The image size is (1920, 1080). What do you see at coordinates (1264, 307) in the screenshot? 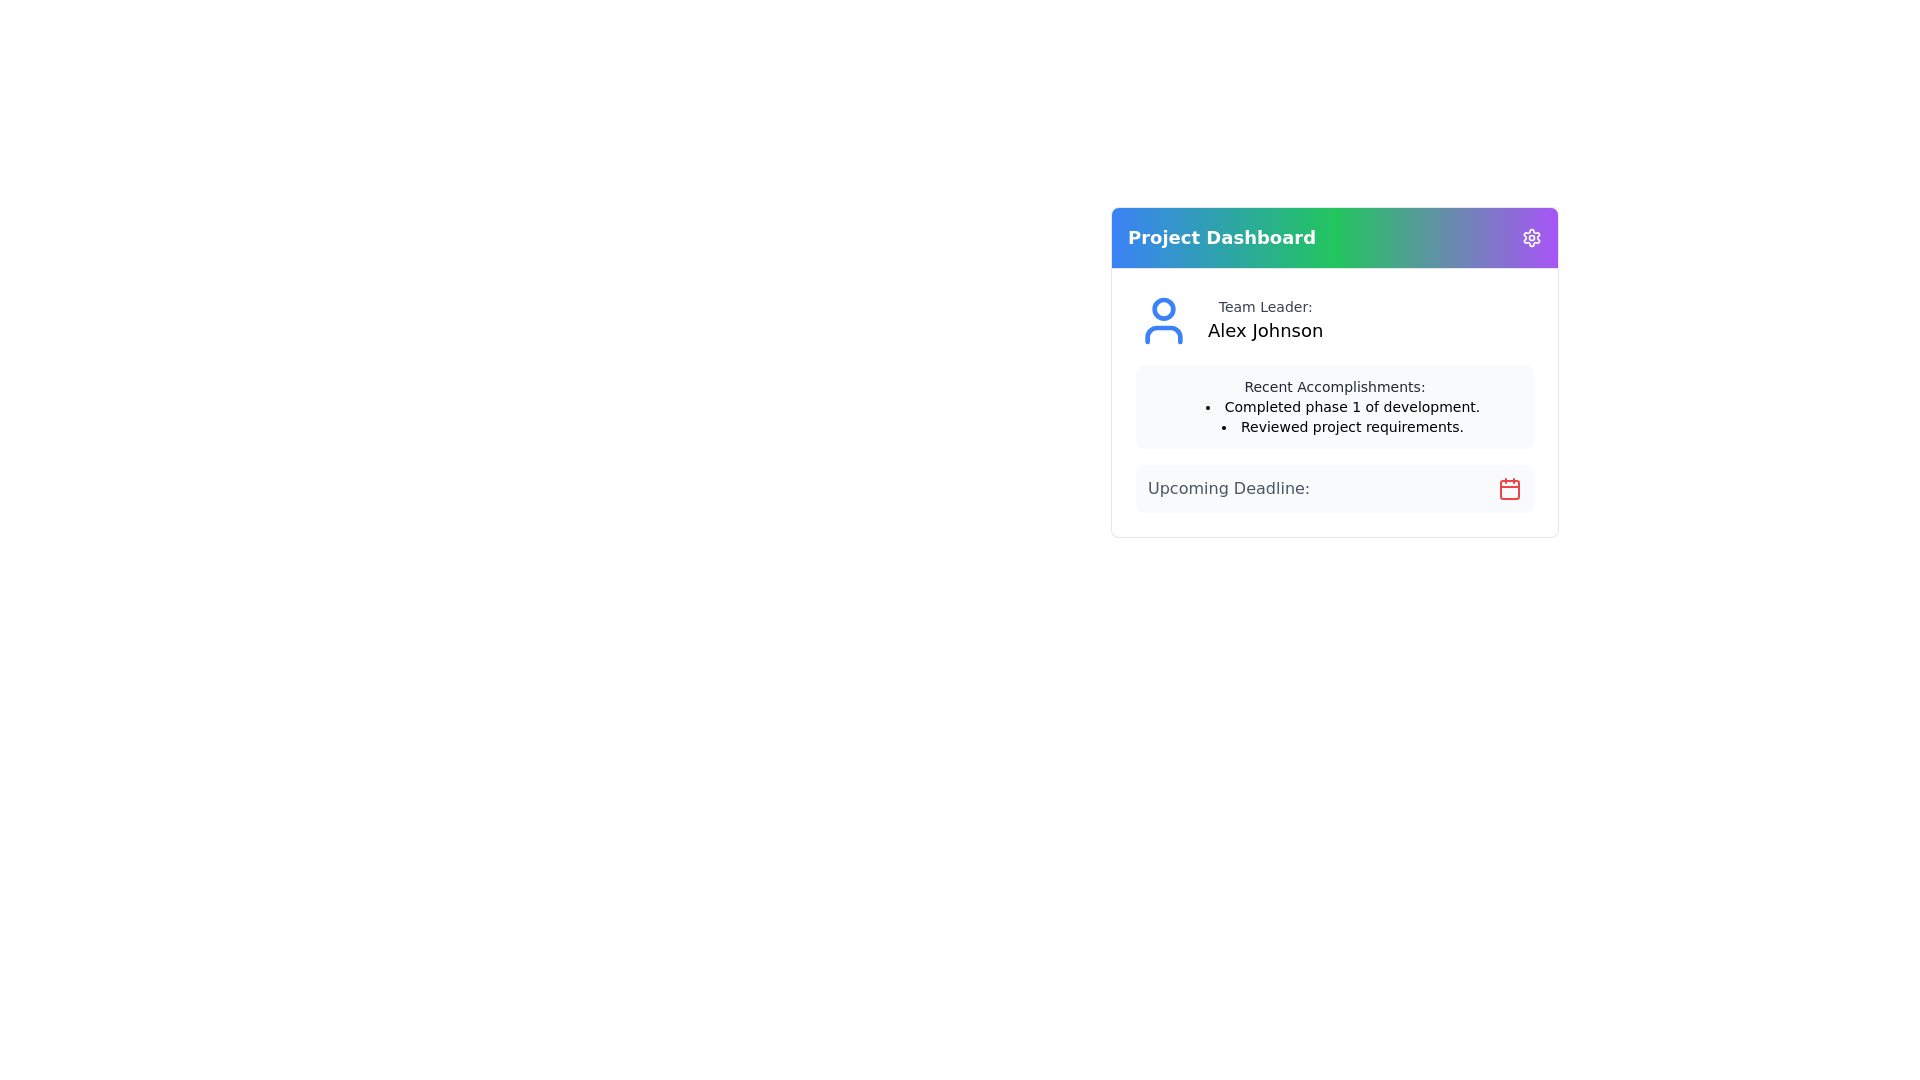
I see `the label displaying 'Team Leader:' which is styled in gray and located above the name 'Alex Johnson' in the project dashboard card` at bounding box center [1264, 307].